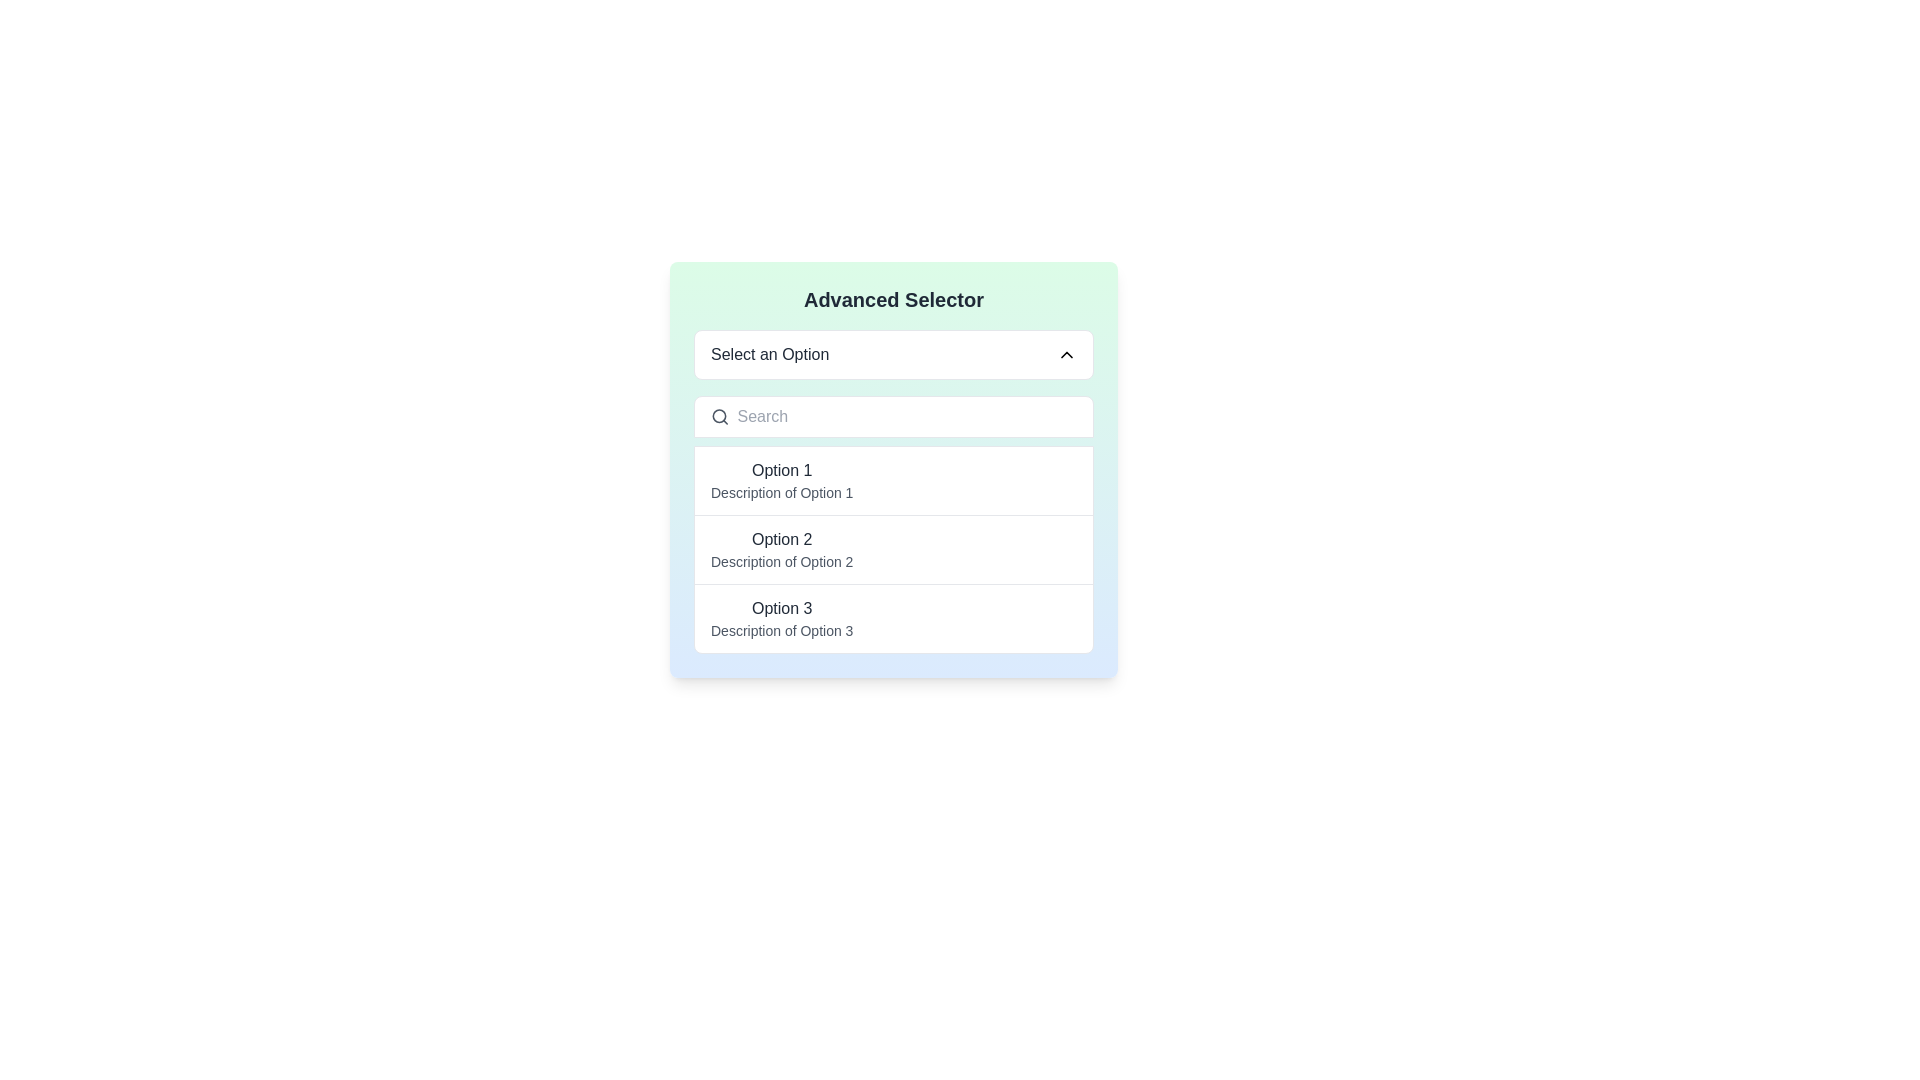 The image size is (1920, 1080). Describe the element at coordinates (892, 470) in the screenshot. I see `an option in the dropdown menu labeled 'Select an Option' within the 'Advanced Selector' dropdown that contains a search input field and options list` at that location.